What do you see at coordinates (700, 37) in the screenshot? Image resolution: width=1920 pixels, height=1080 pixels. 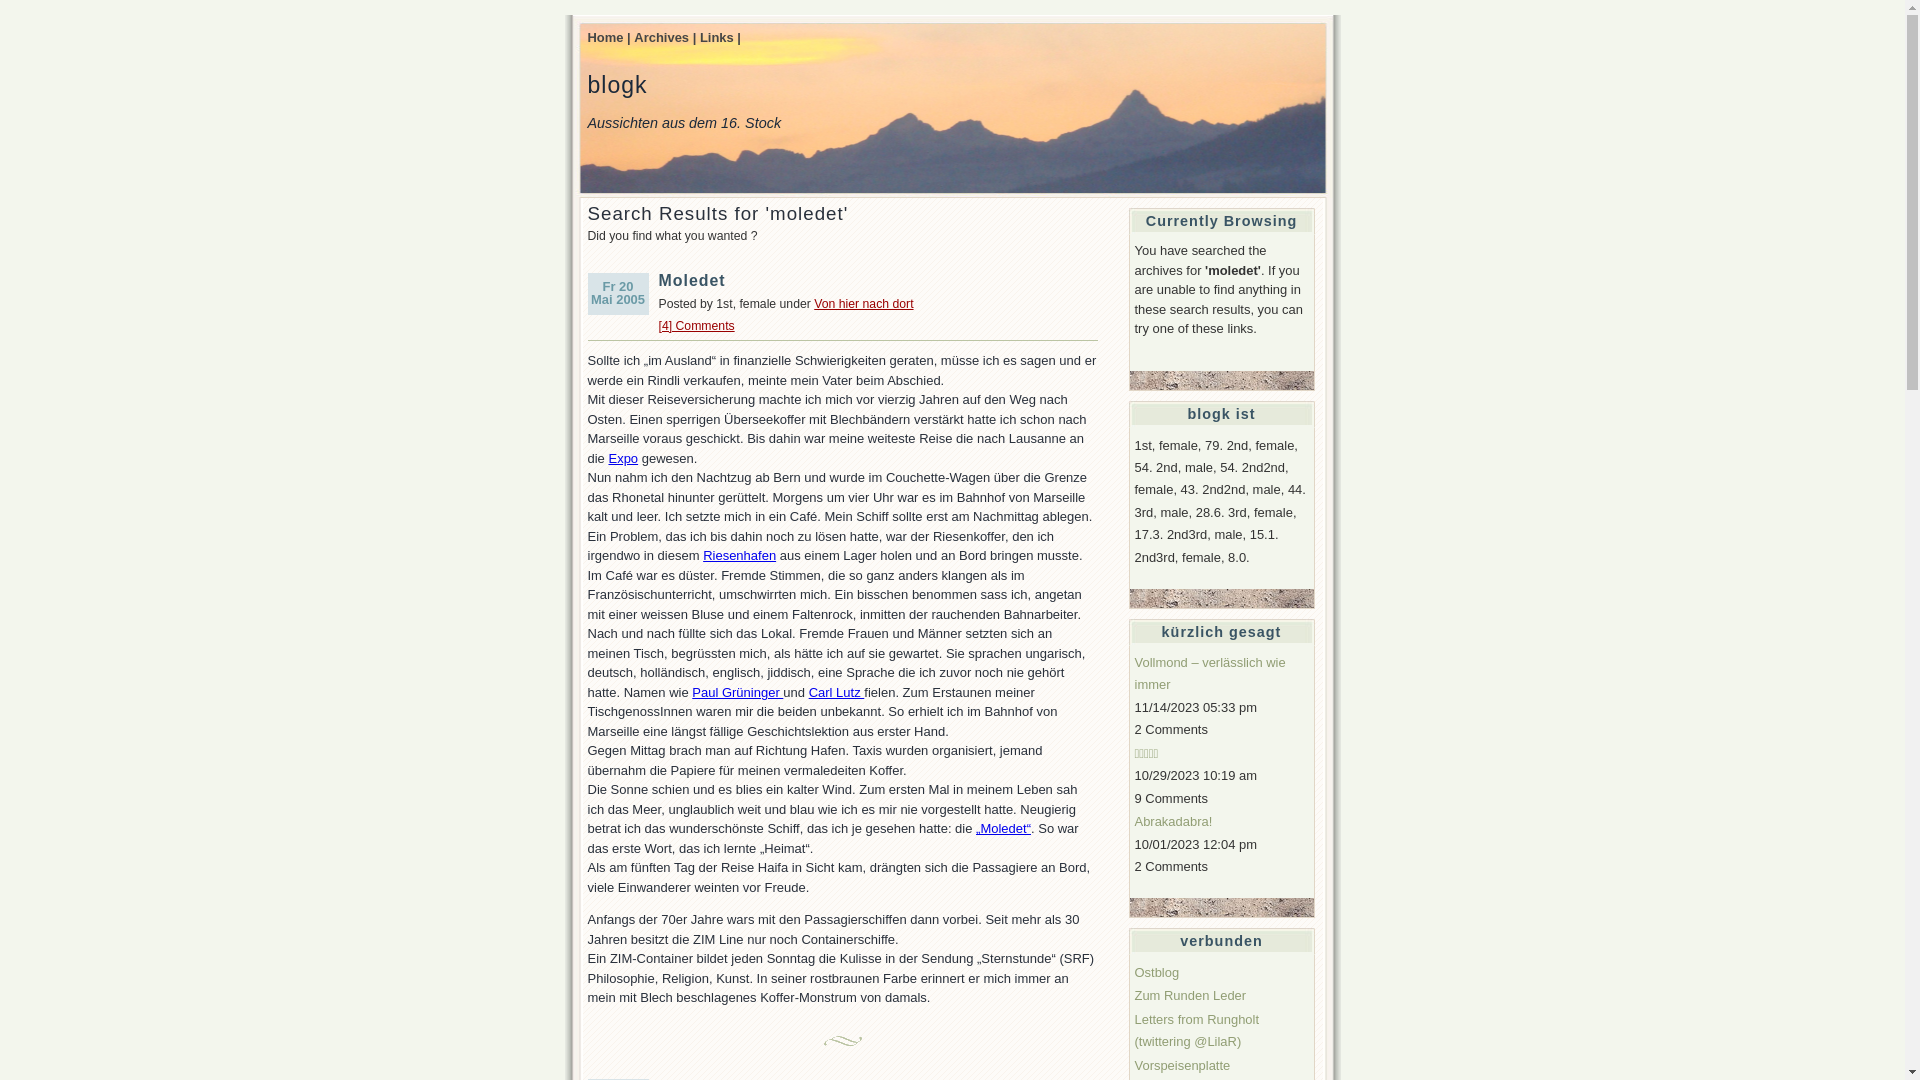 I see `'Links |'` at bounding box center [700, 37].